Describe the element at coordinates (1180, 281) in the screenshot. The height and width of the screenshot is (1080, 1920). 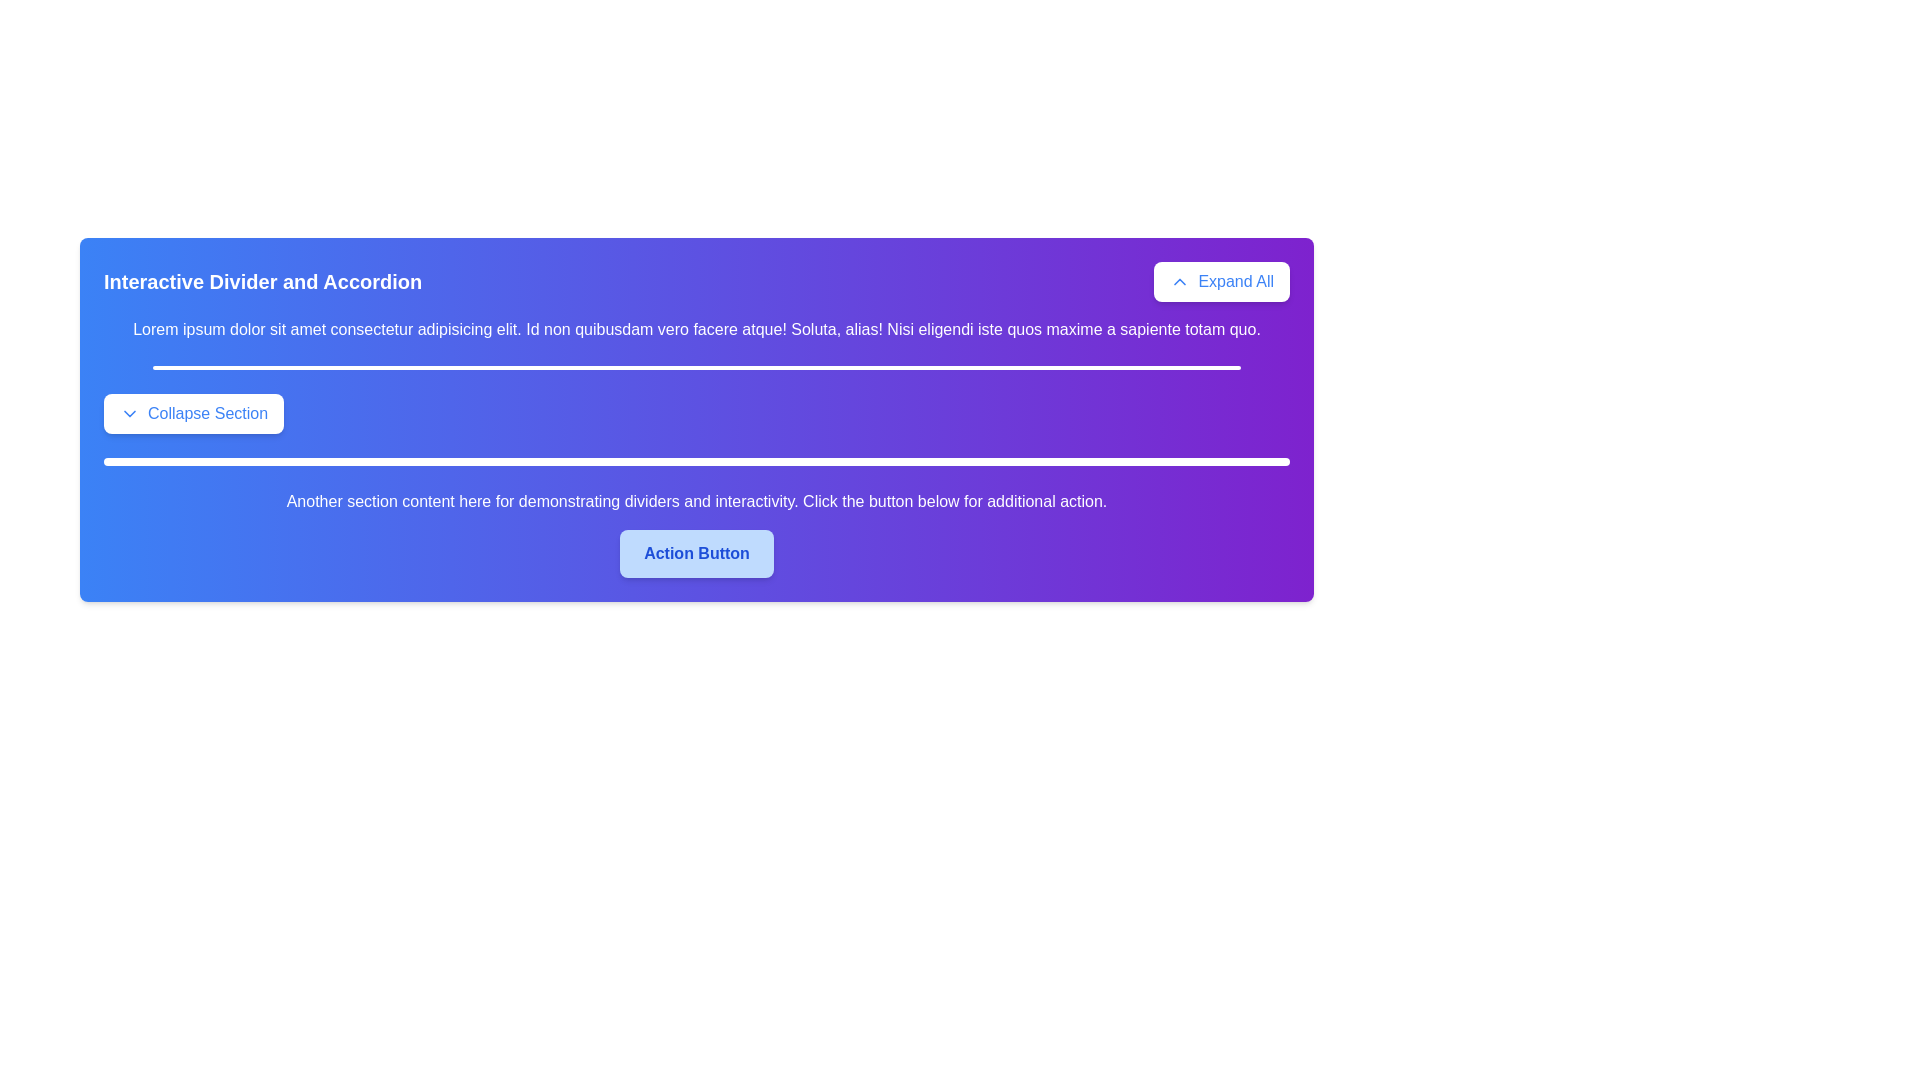
I see `the upward-pointing chevron arrow icon located next to the 'Expand All' button at the top-right of the interface` at that location.